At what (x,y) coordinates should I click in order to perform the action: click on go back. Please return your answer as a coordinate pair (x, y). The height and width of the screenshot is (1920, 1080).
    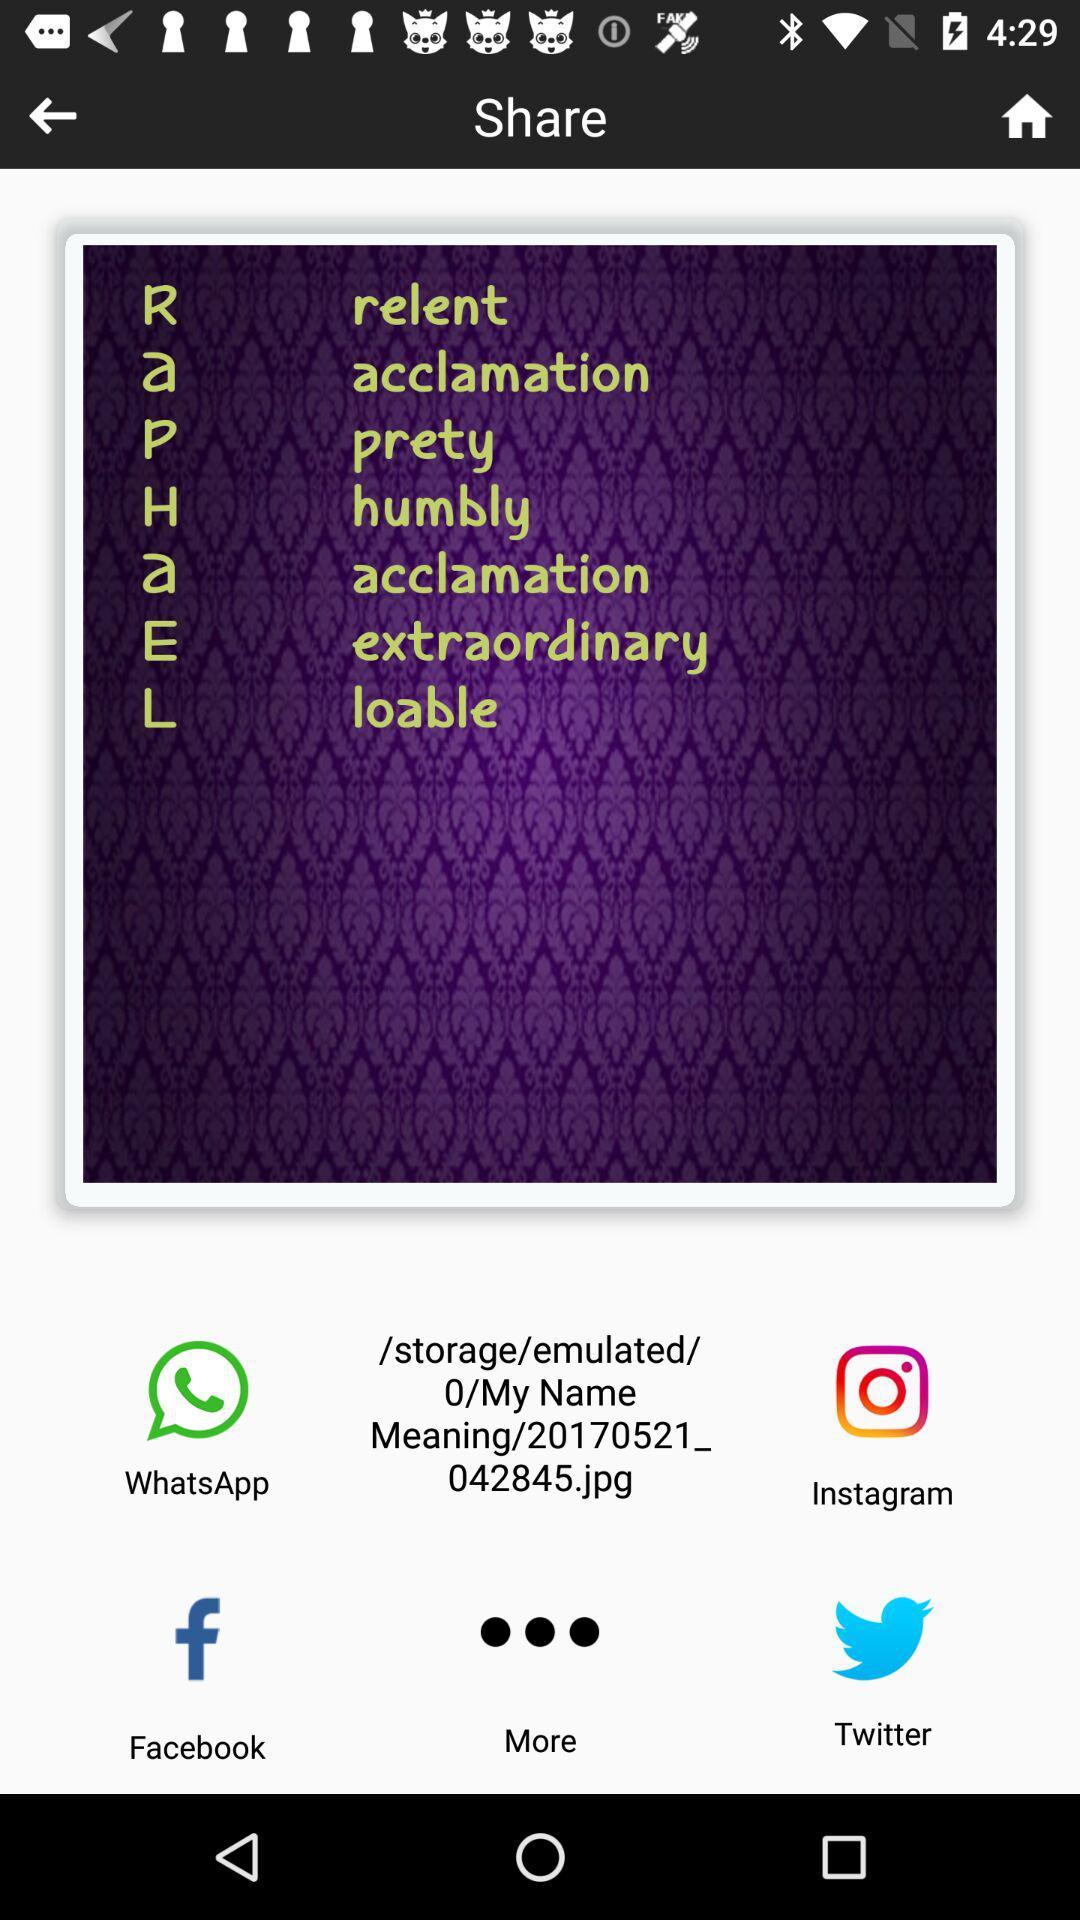
    Looking at the image, I should click on (51, 114).